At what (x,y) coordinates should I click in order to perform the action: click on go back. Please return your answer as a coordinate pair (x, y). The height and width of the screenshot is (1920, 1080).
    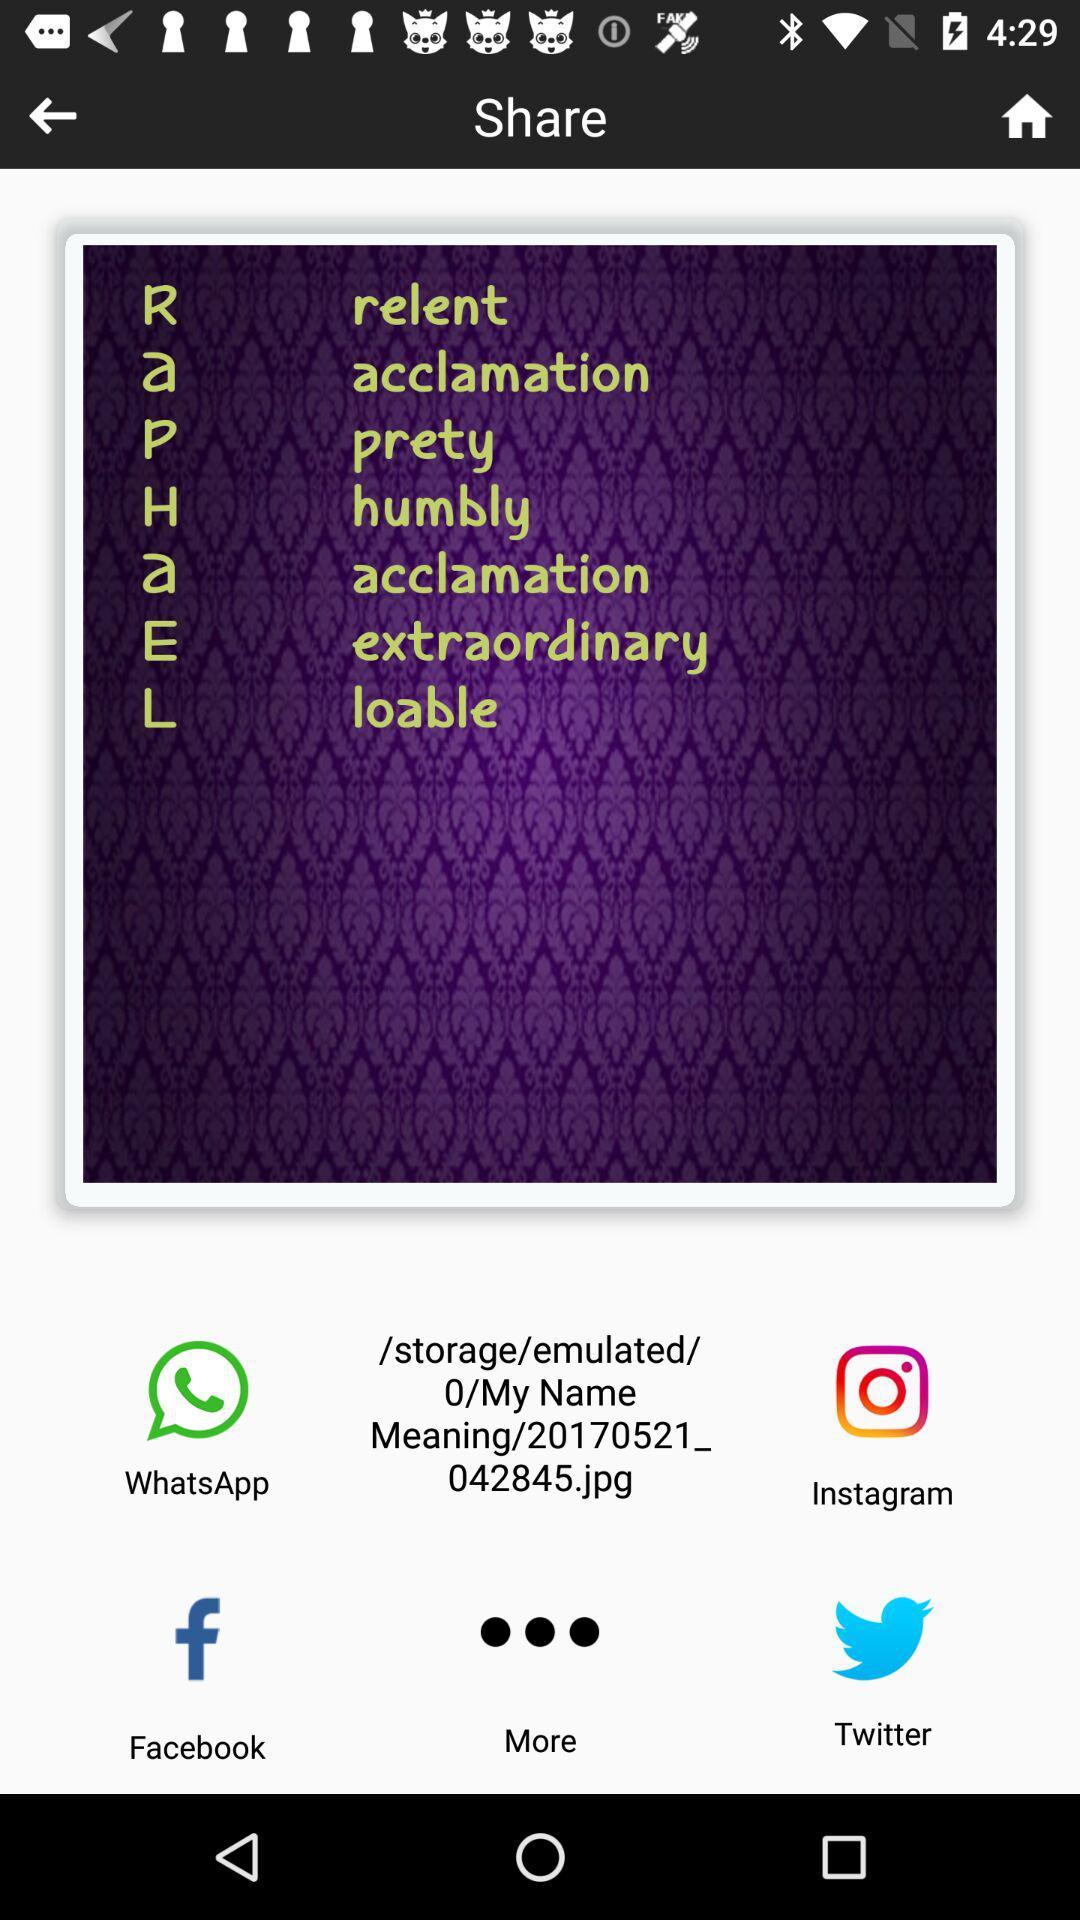
    Looking at the image, I should click on (51, 114).